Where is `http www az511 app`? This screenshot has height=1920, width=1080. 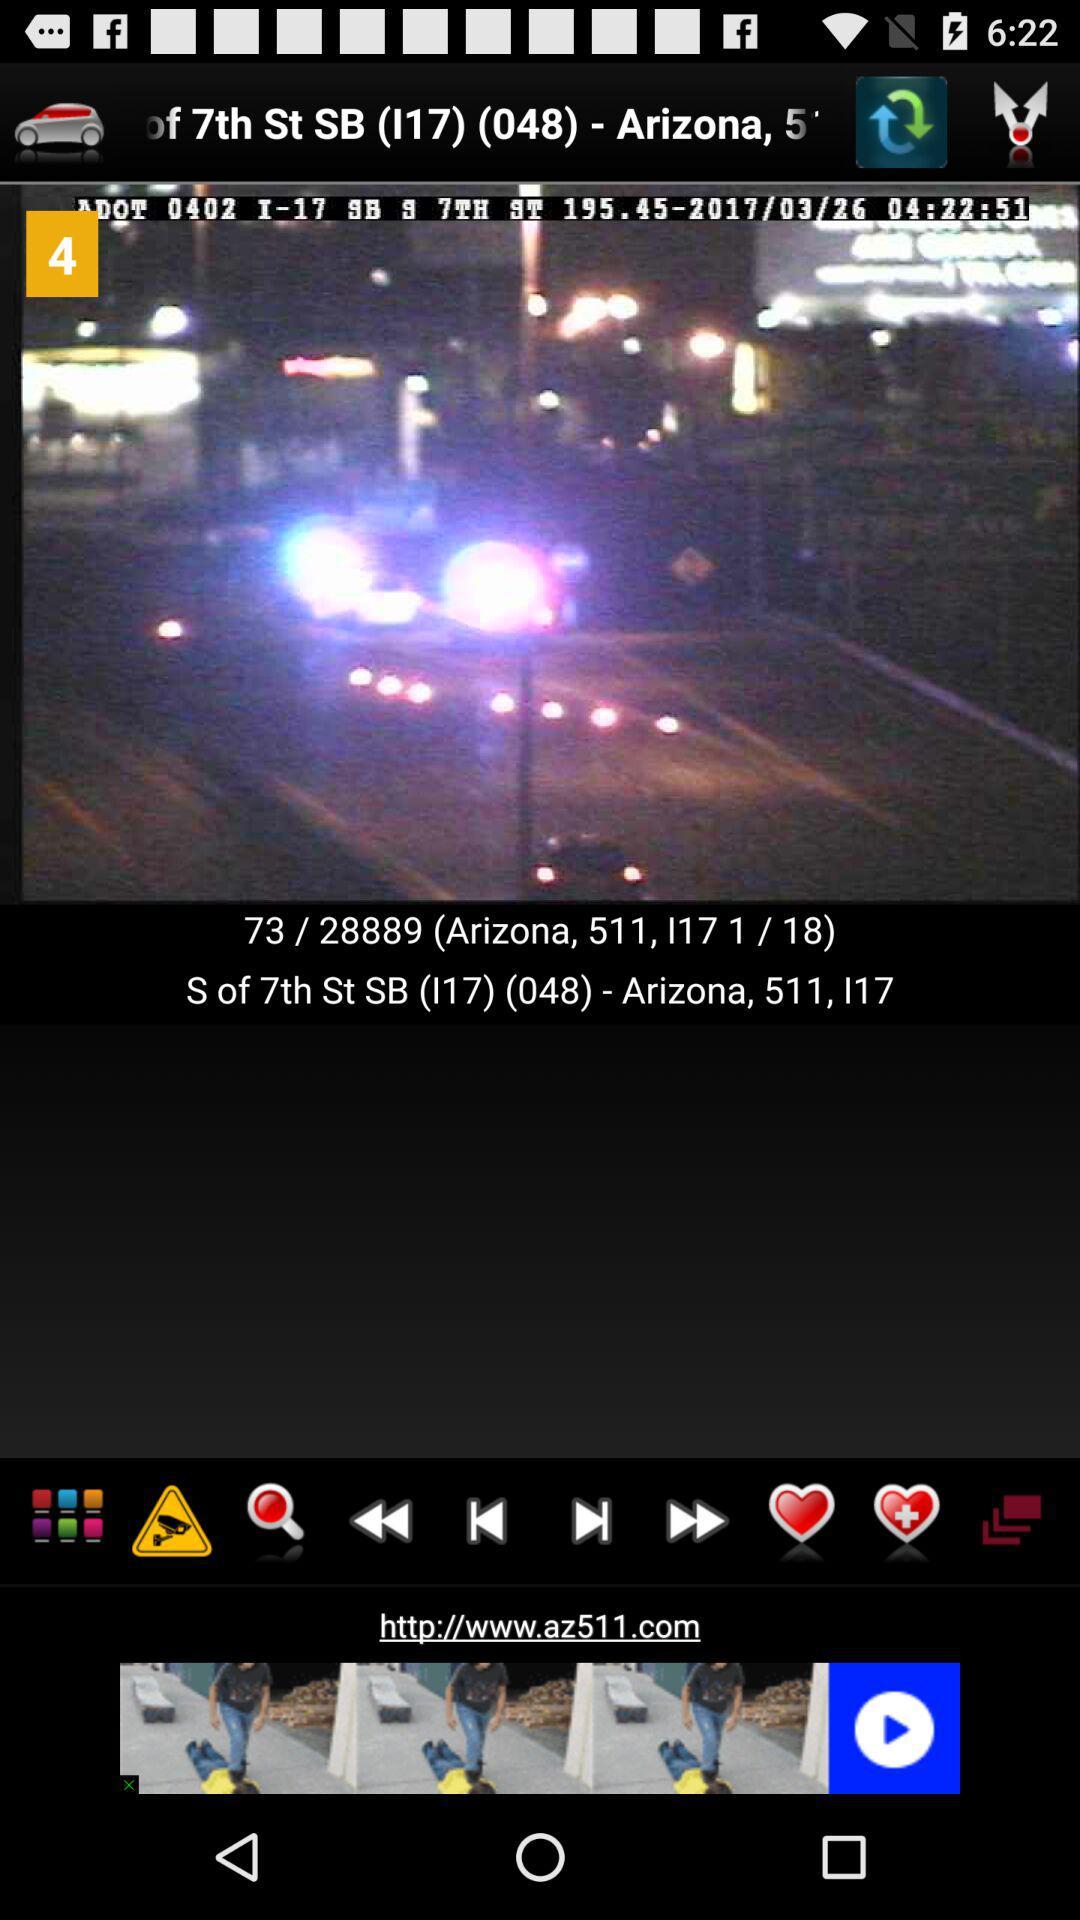 http www az511 app is located at coordinates (540, 1624).